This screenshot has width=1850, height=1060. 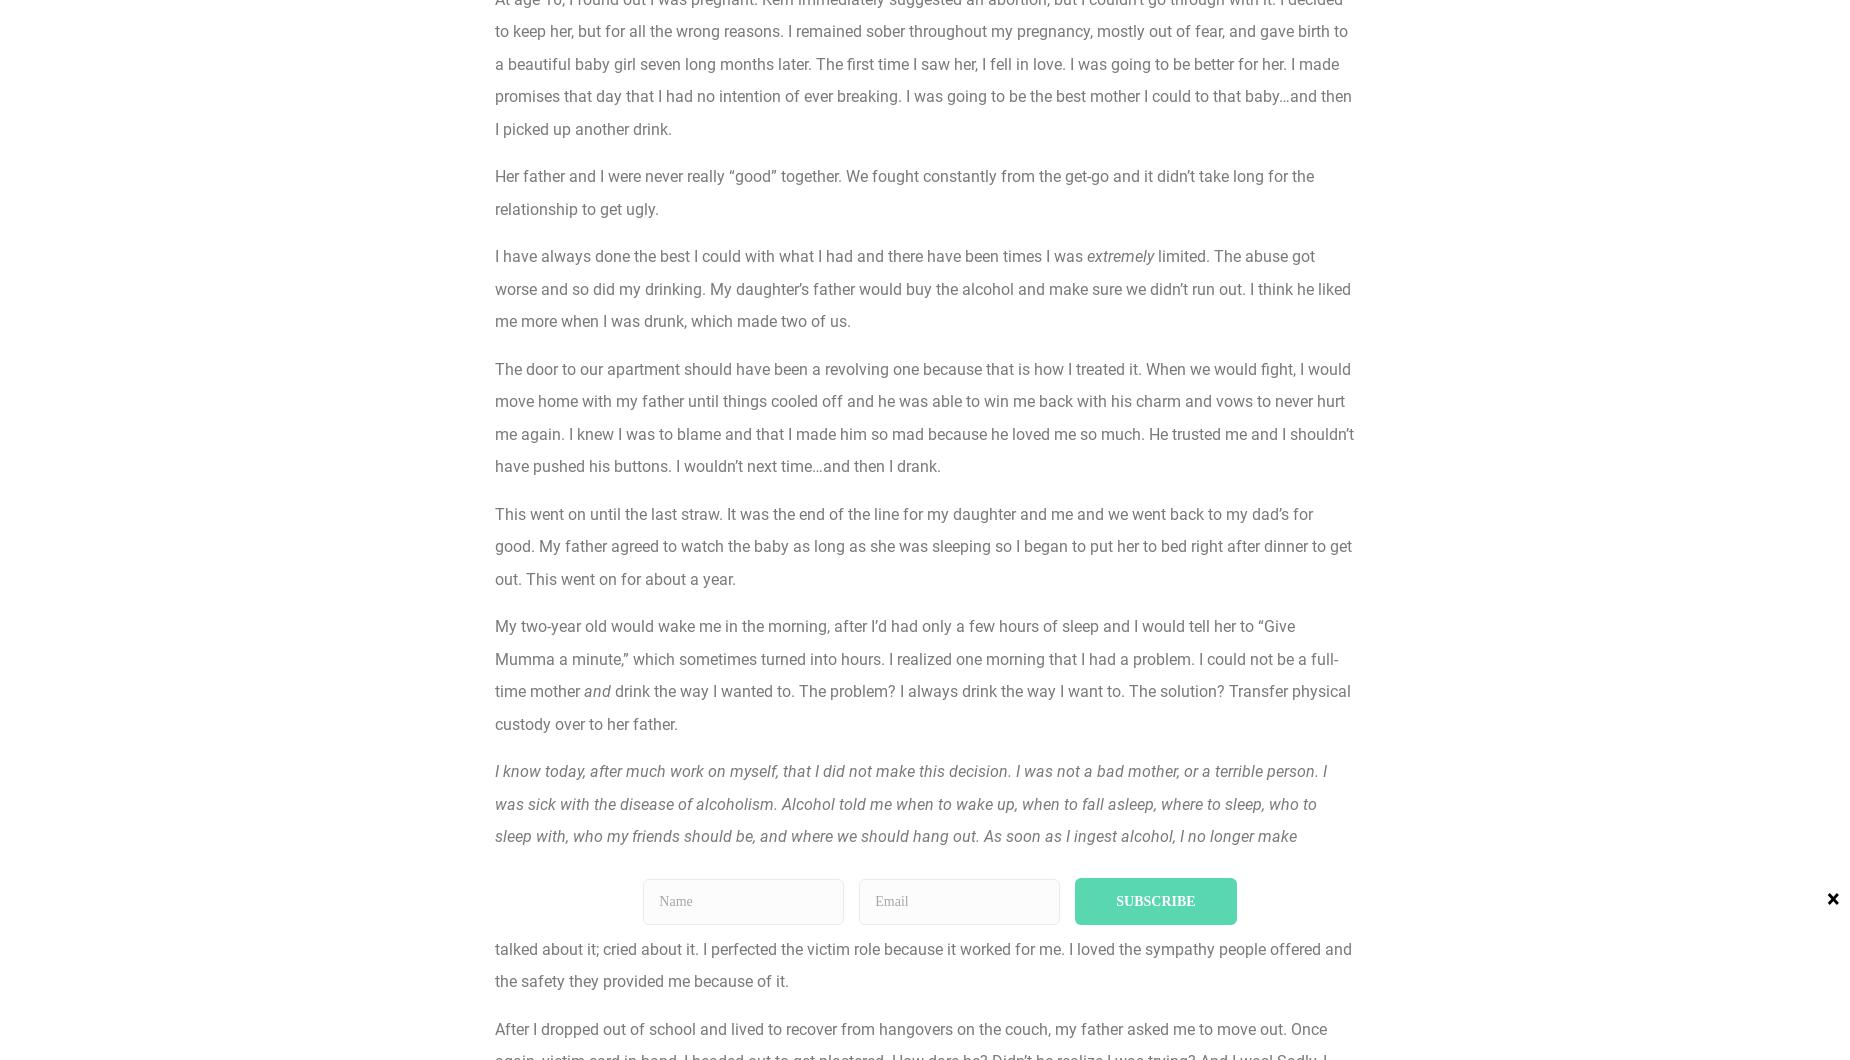 What do you see at coordinates (923, 948) in the screenshot?
I see `'Handing my daughter over to my ex was a choice that I drank about. I drank at it, around it, and through it. I got drunk and talked about it; cried about it. I perfected the victim role because it worked for me. I loved the sympathy people offered and the safety they provided me because of it.'` at bounding box center [923, 948].